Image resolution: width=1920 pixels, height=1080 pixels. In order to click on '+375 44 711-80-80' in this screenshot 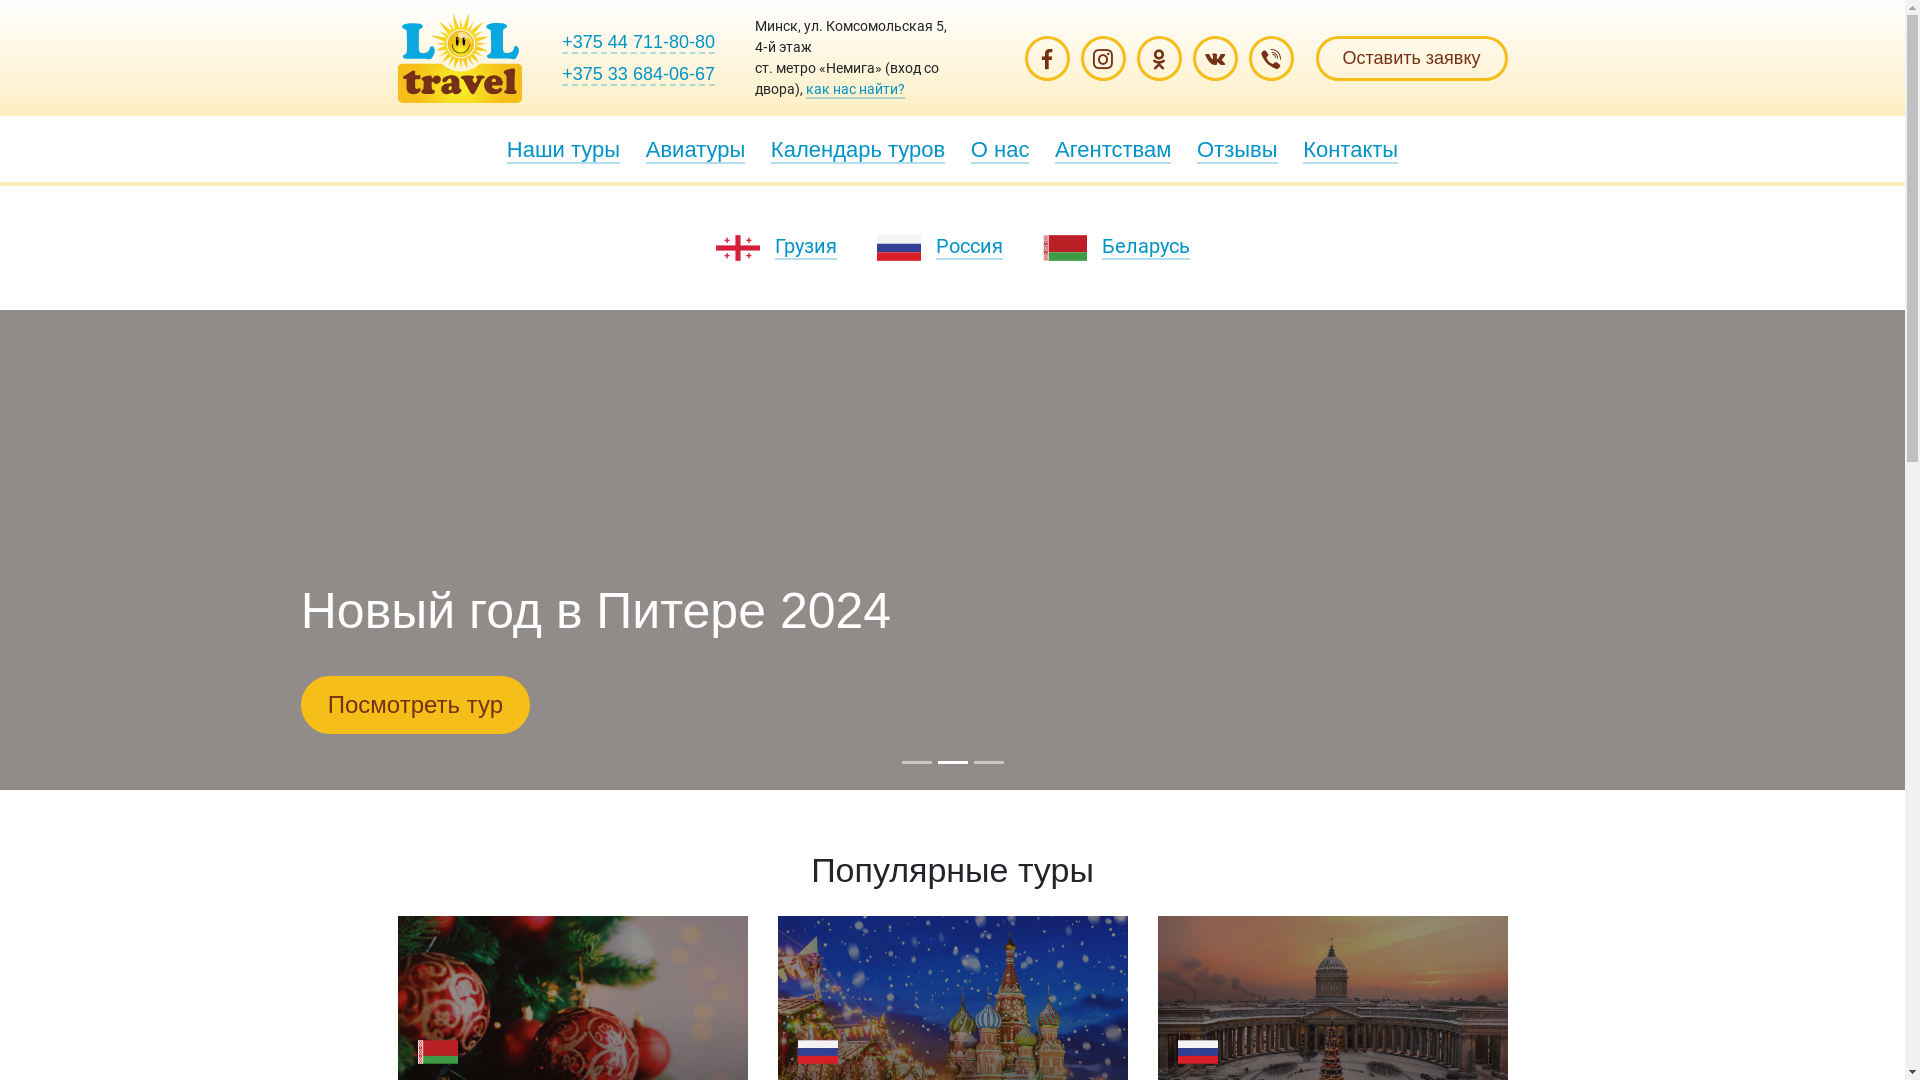, I will do `click(637, 42)`.